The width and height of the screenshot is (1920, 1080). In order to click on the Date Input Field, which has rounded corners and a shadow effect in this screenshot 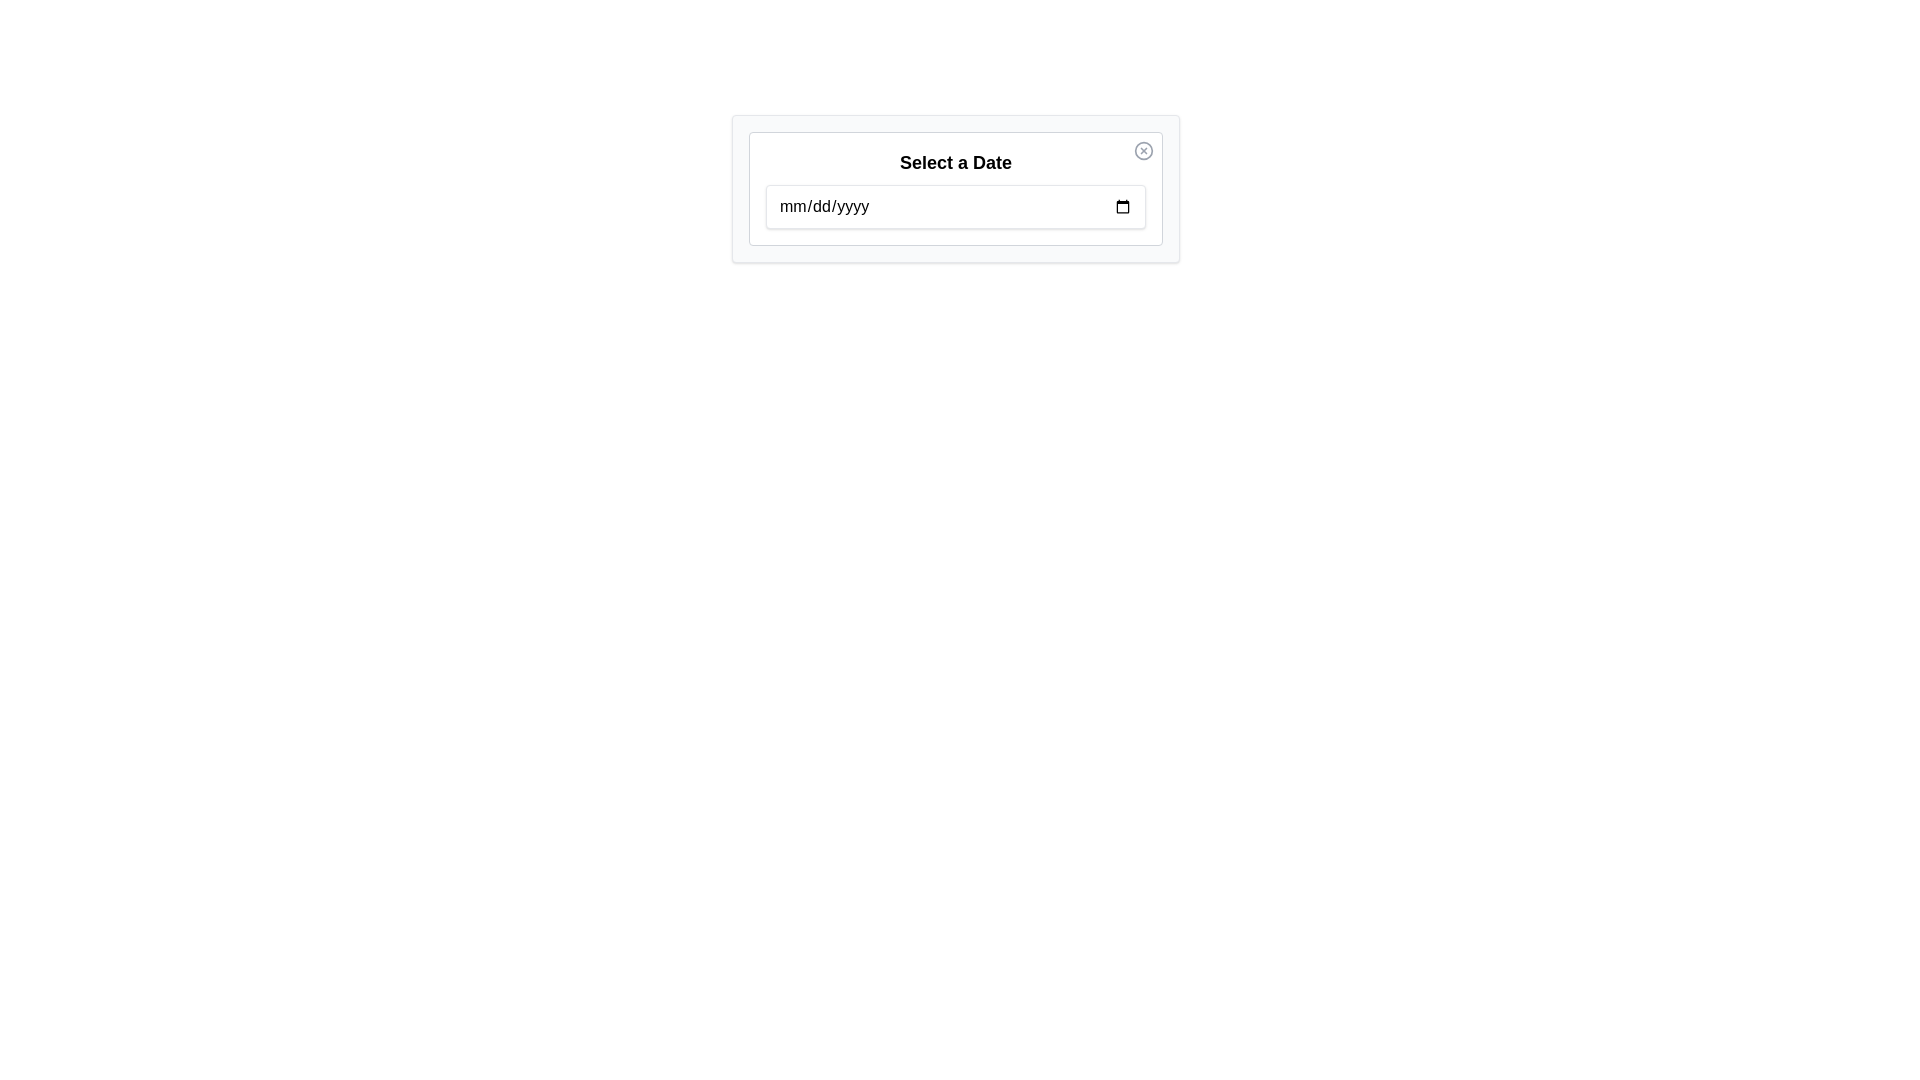, I will do `click(954, 207)`.